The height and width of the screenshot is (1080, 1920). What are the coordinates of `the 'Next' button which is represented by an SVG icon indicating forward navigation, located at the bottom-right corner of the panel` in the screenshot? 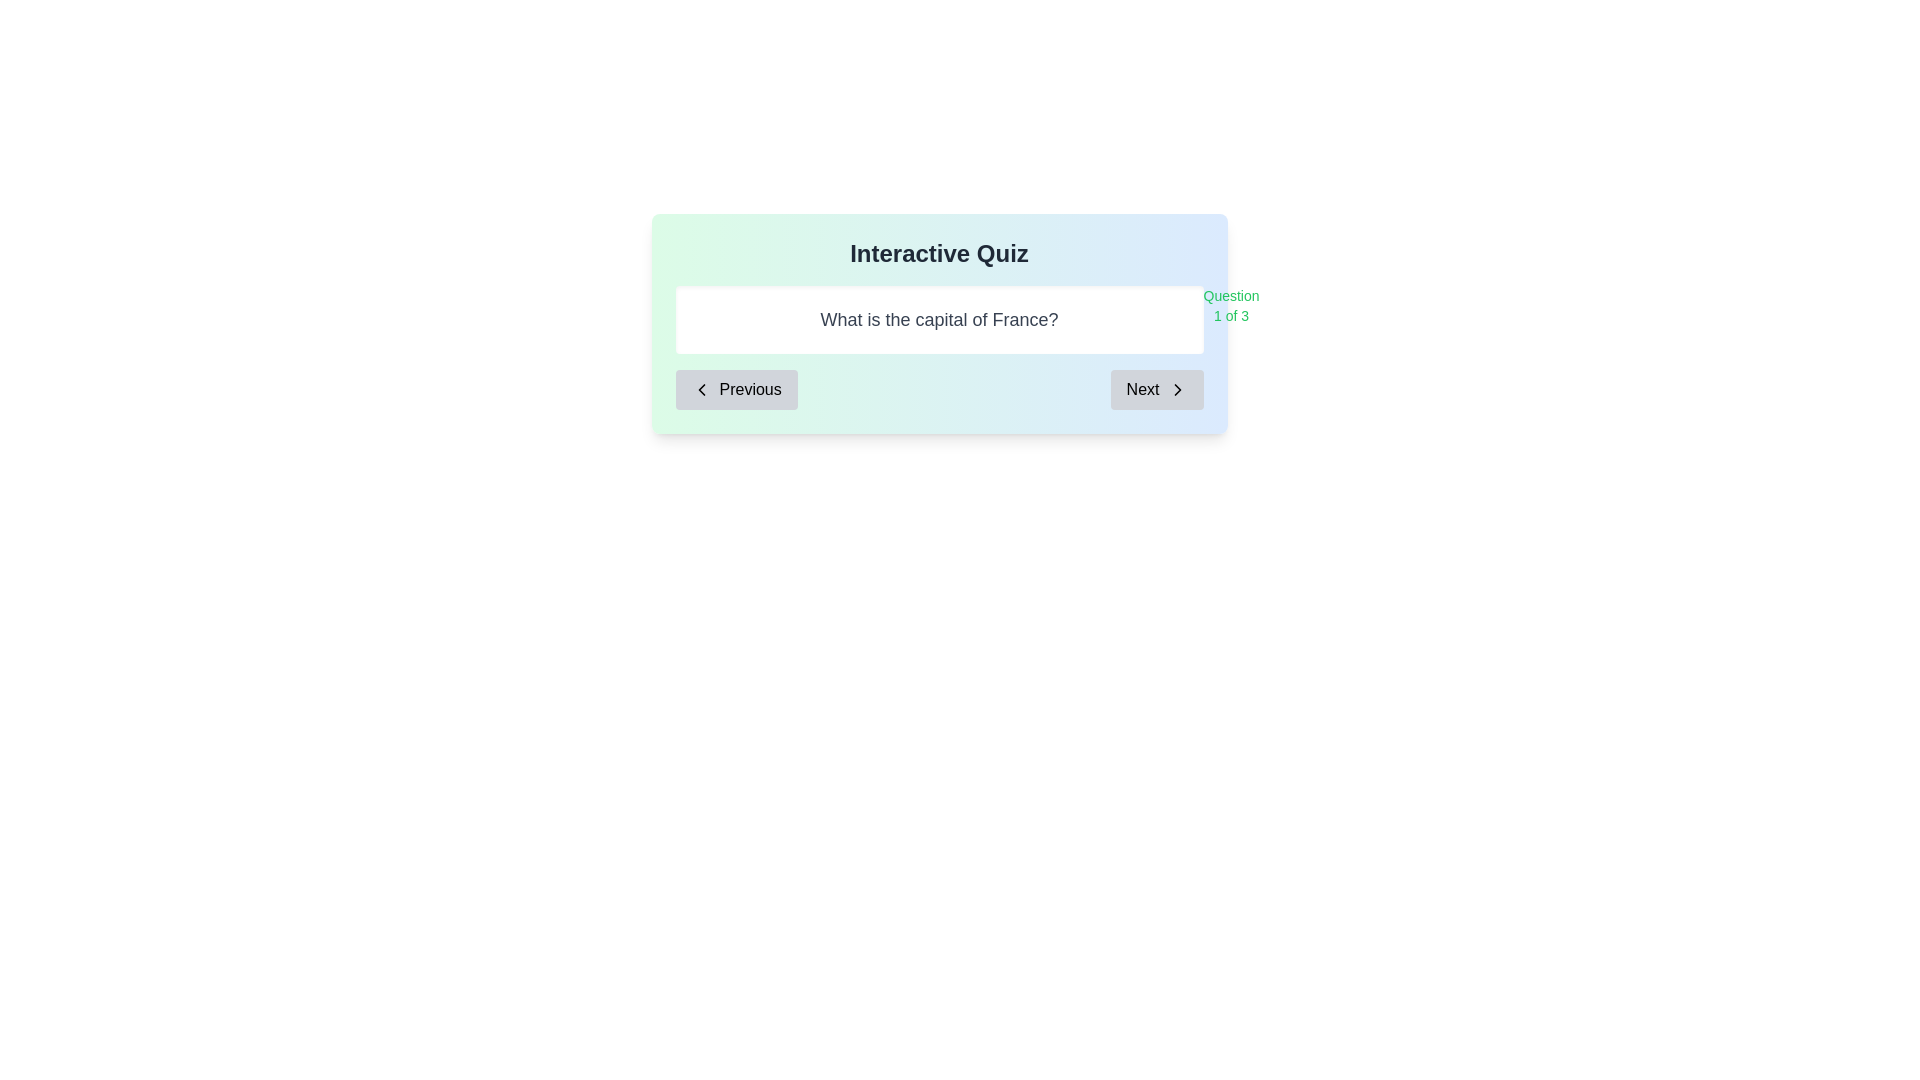 It's located at (1177, 389).